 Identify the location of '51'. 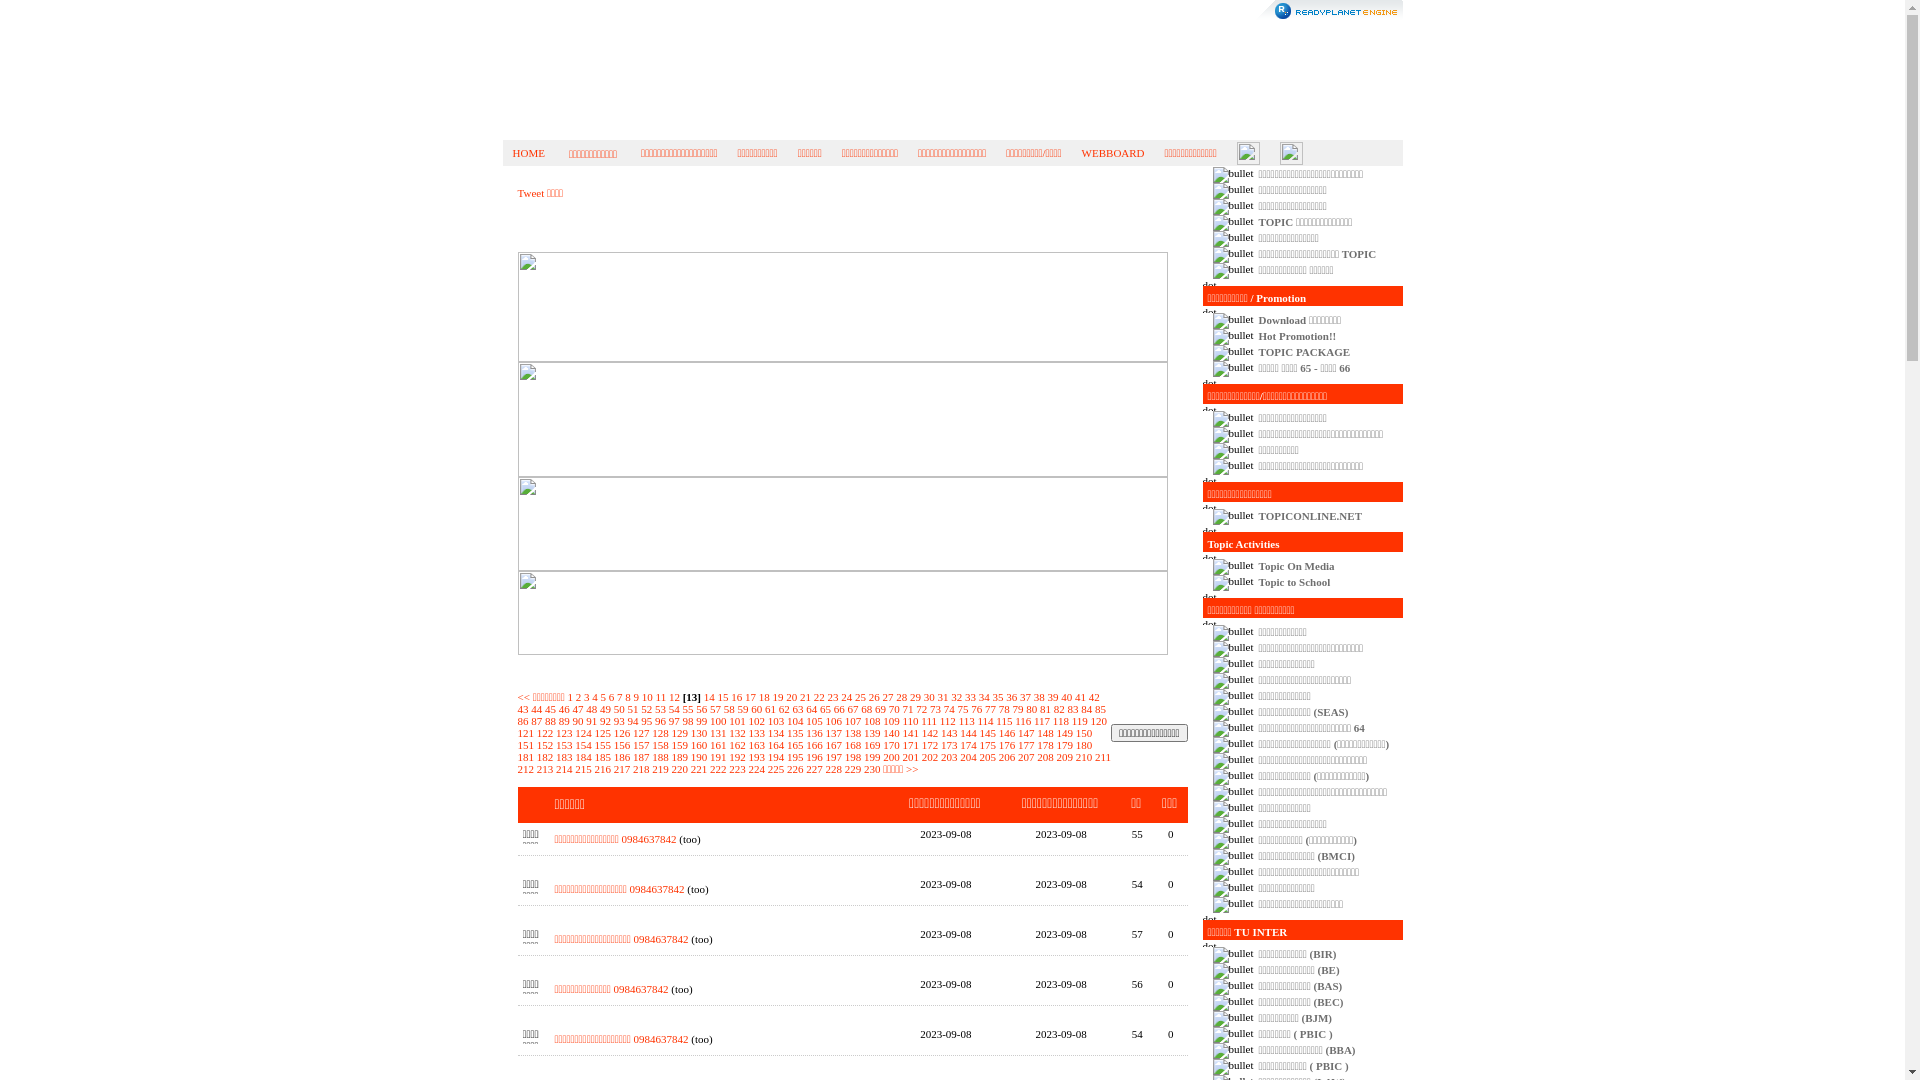
(632, 708).